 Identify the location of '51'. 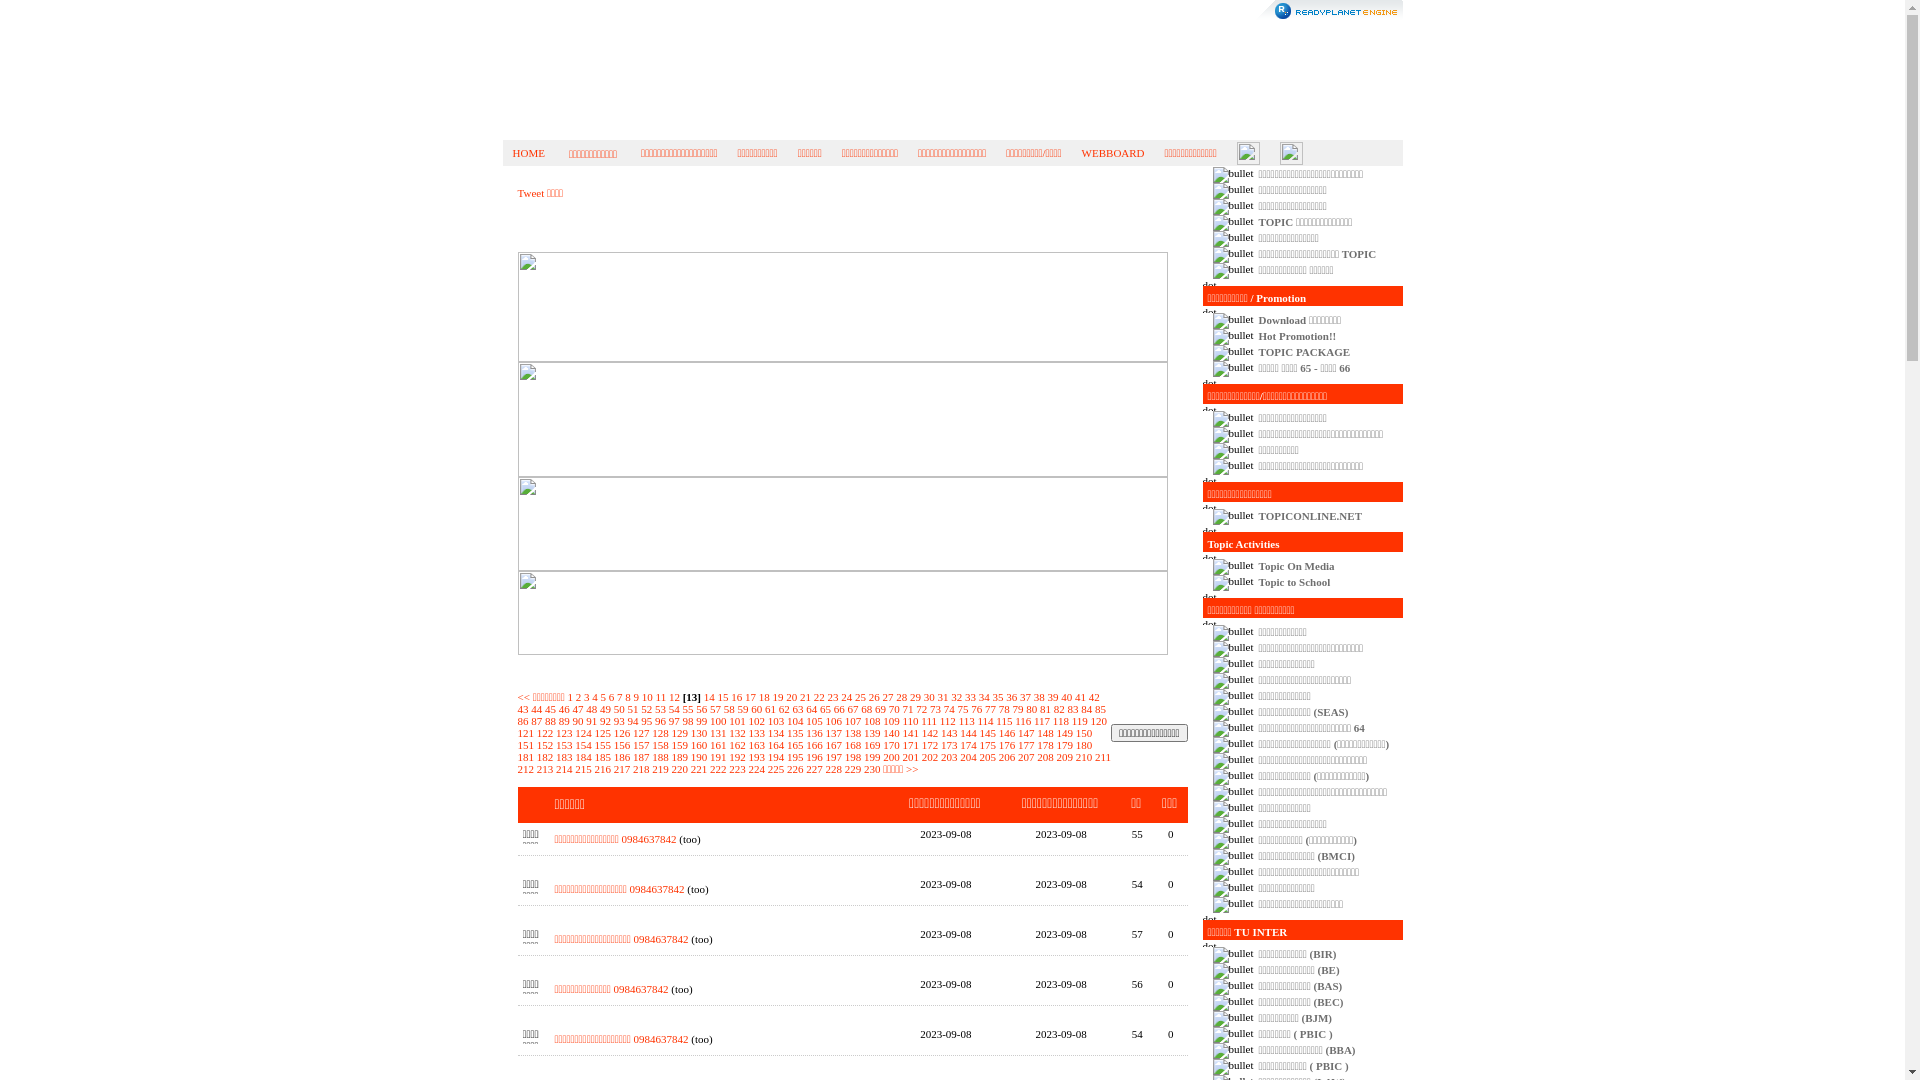
(632, 708).